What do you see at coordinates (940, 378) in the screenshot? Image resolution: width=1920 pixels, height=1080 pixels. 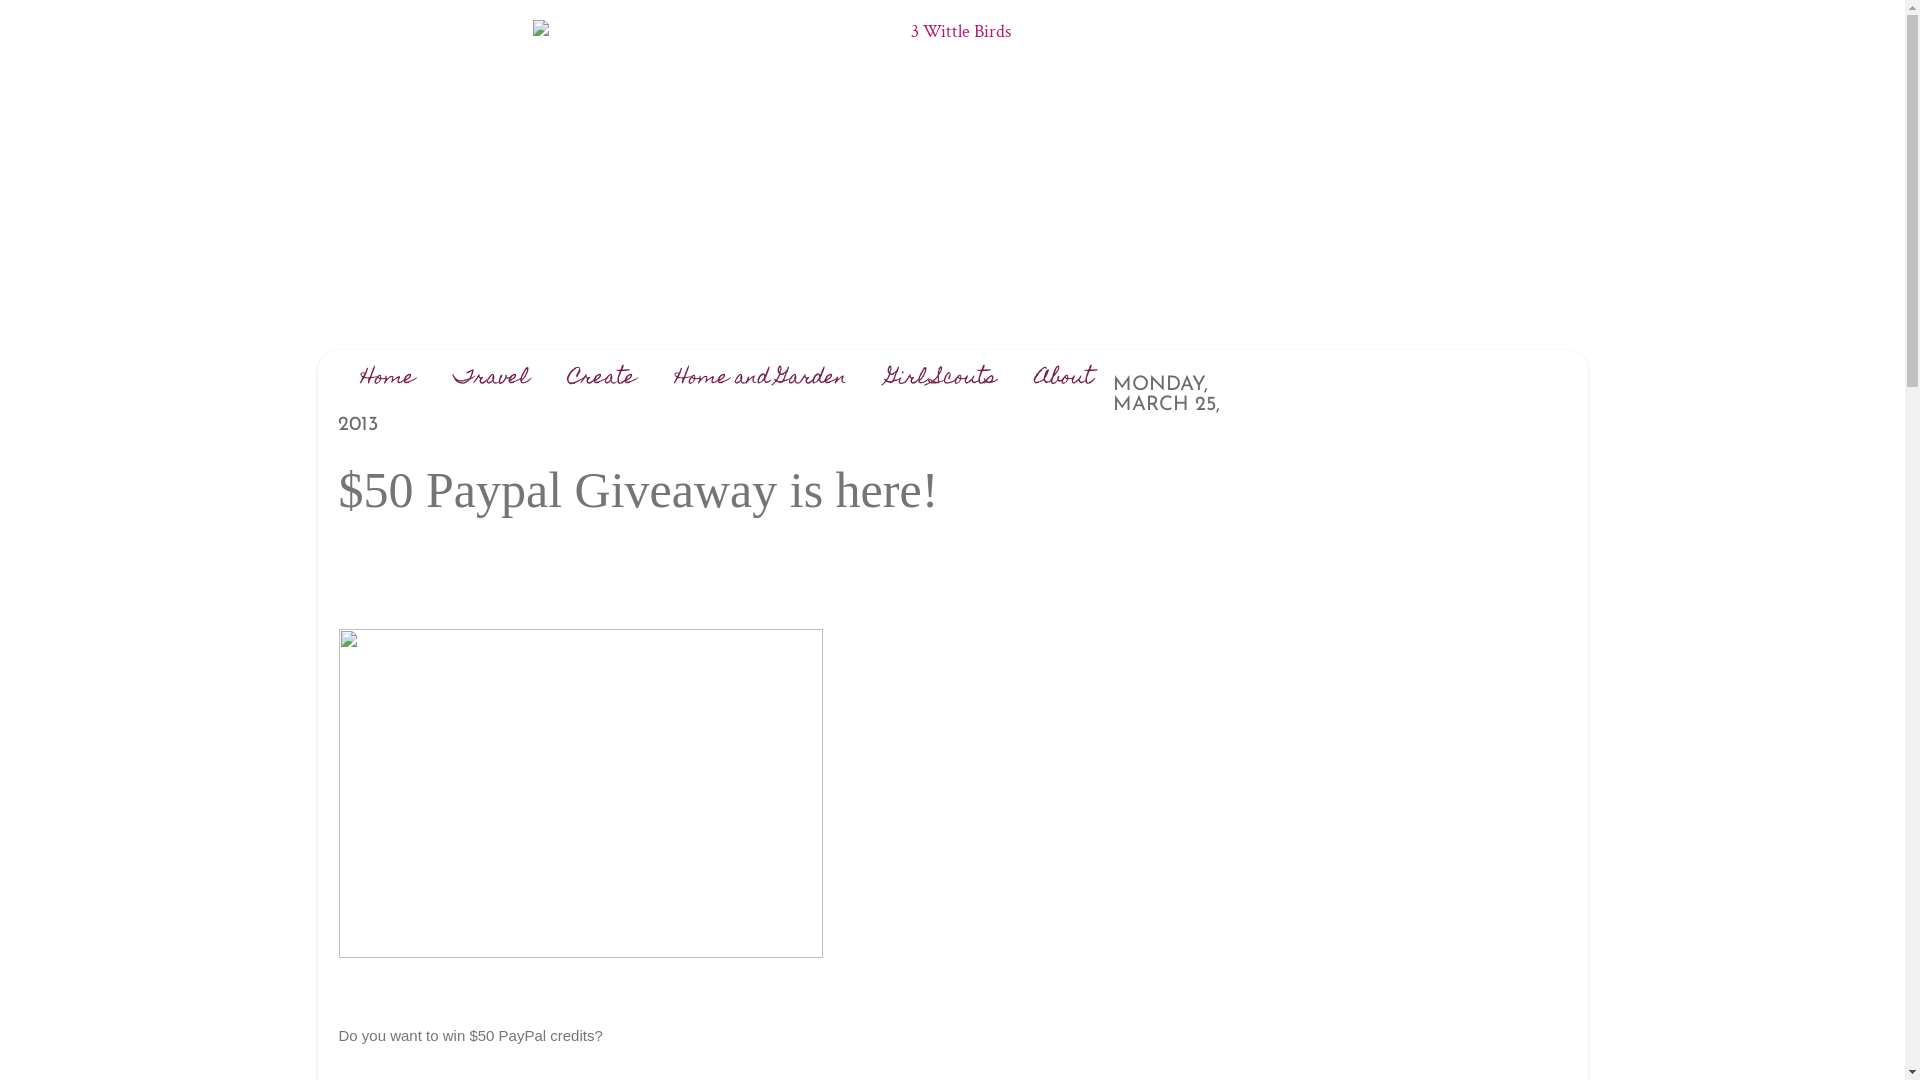 I see `'Girl Scouts'` at bounding box center [940, 378].